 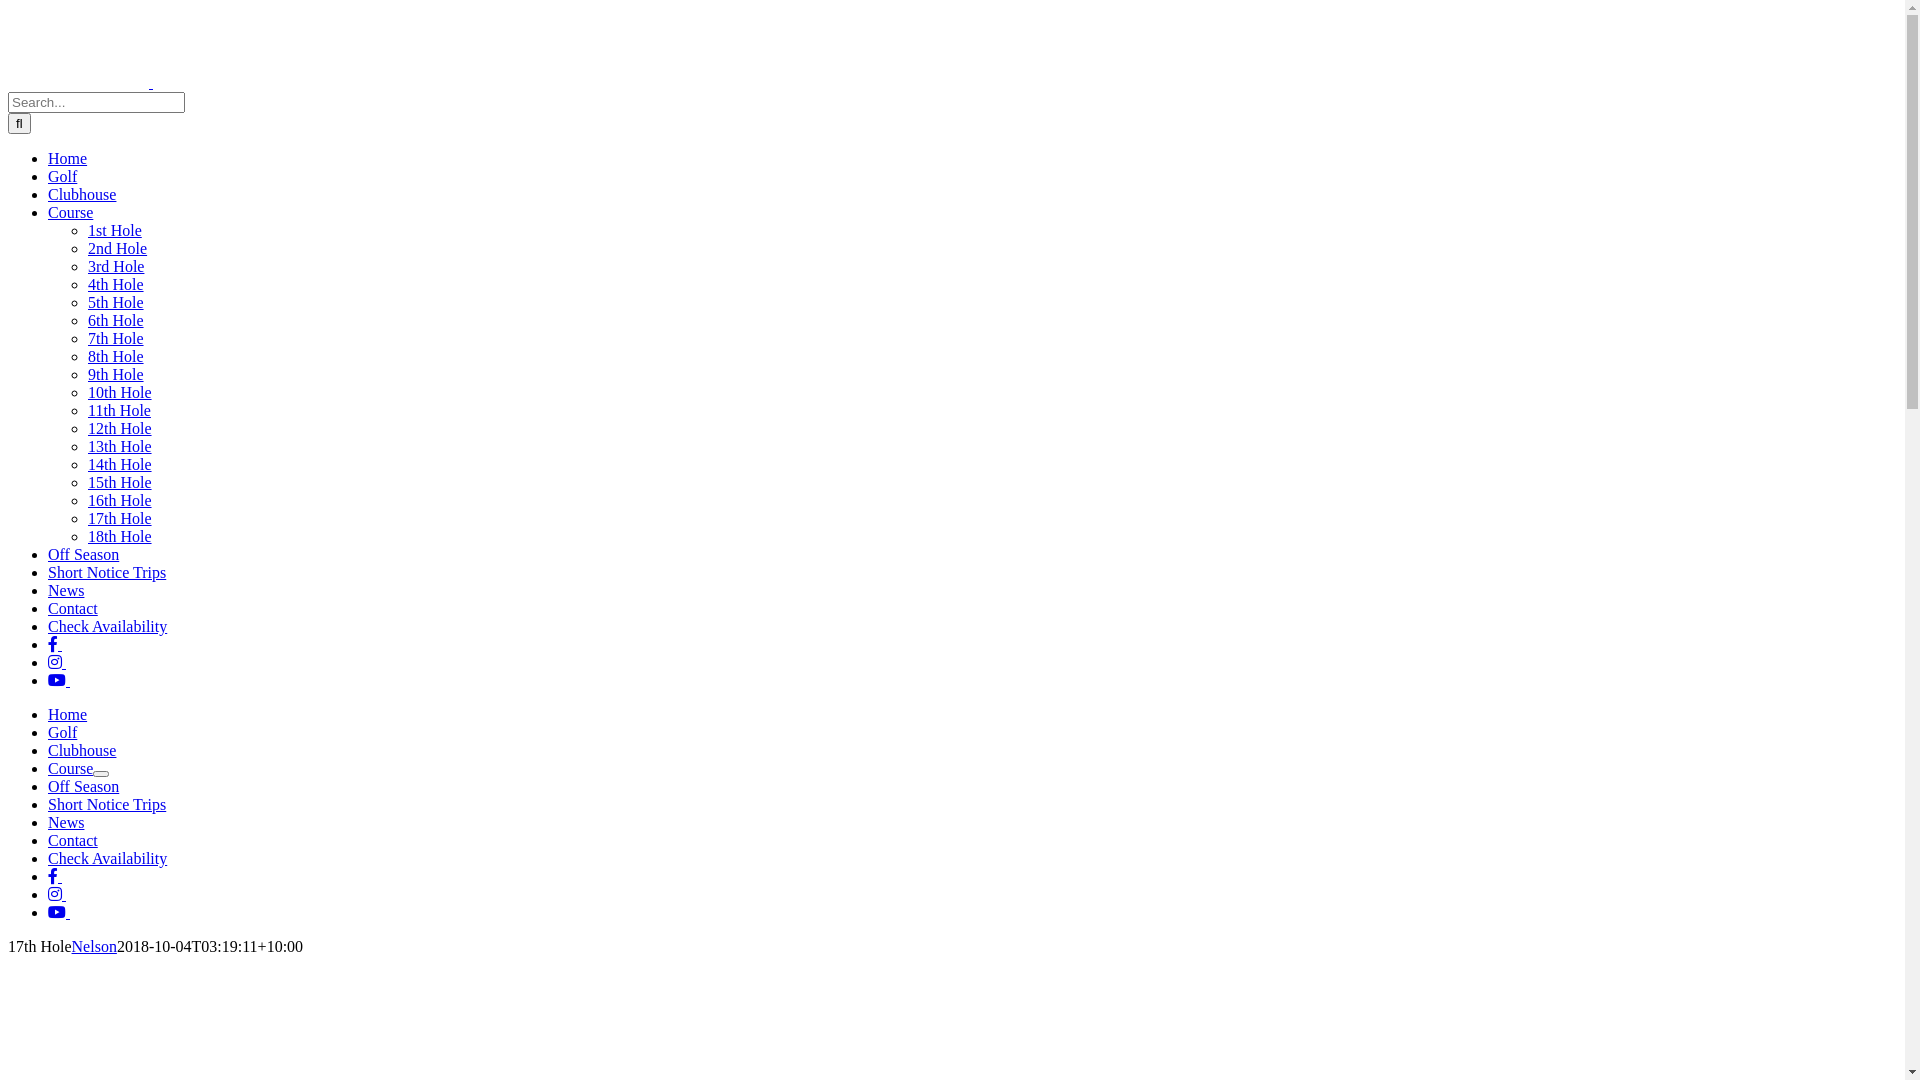 I want to click on 'Skip to content', so click(x=7, y=7).